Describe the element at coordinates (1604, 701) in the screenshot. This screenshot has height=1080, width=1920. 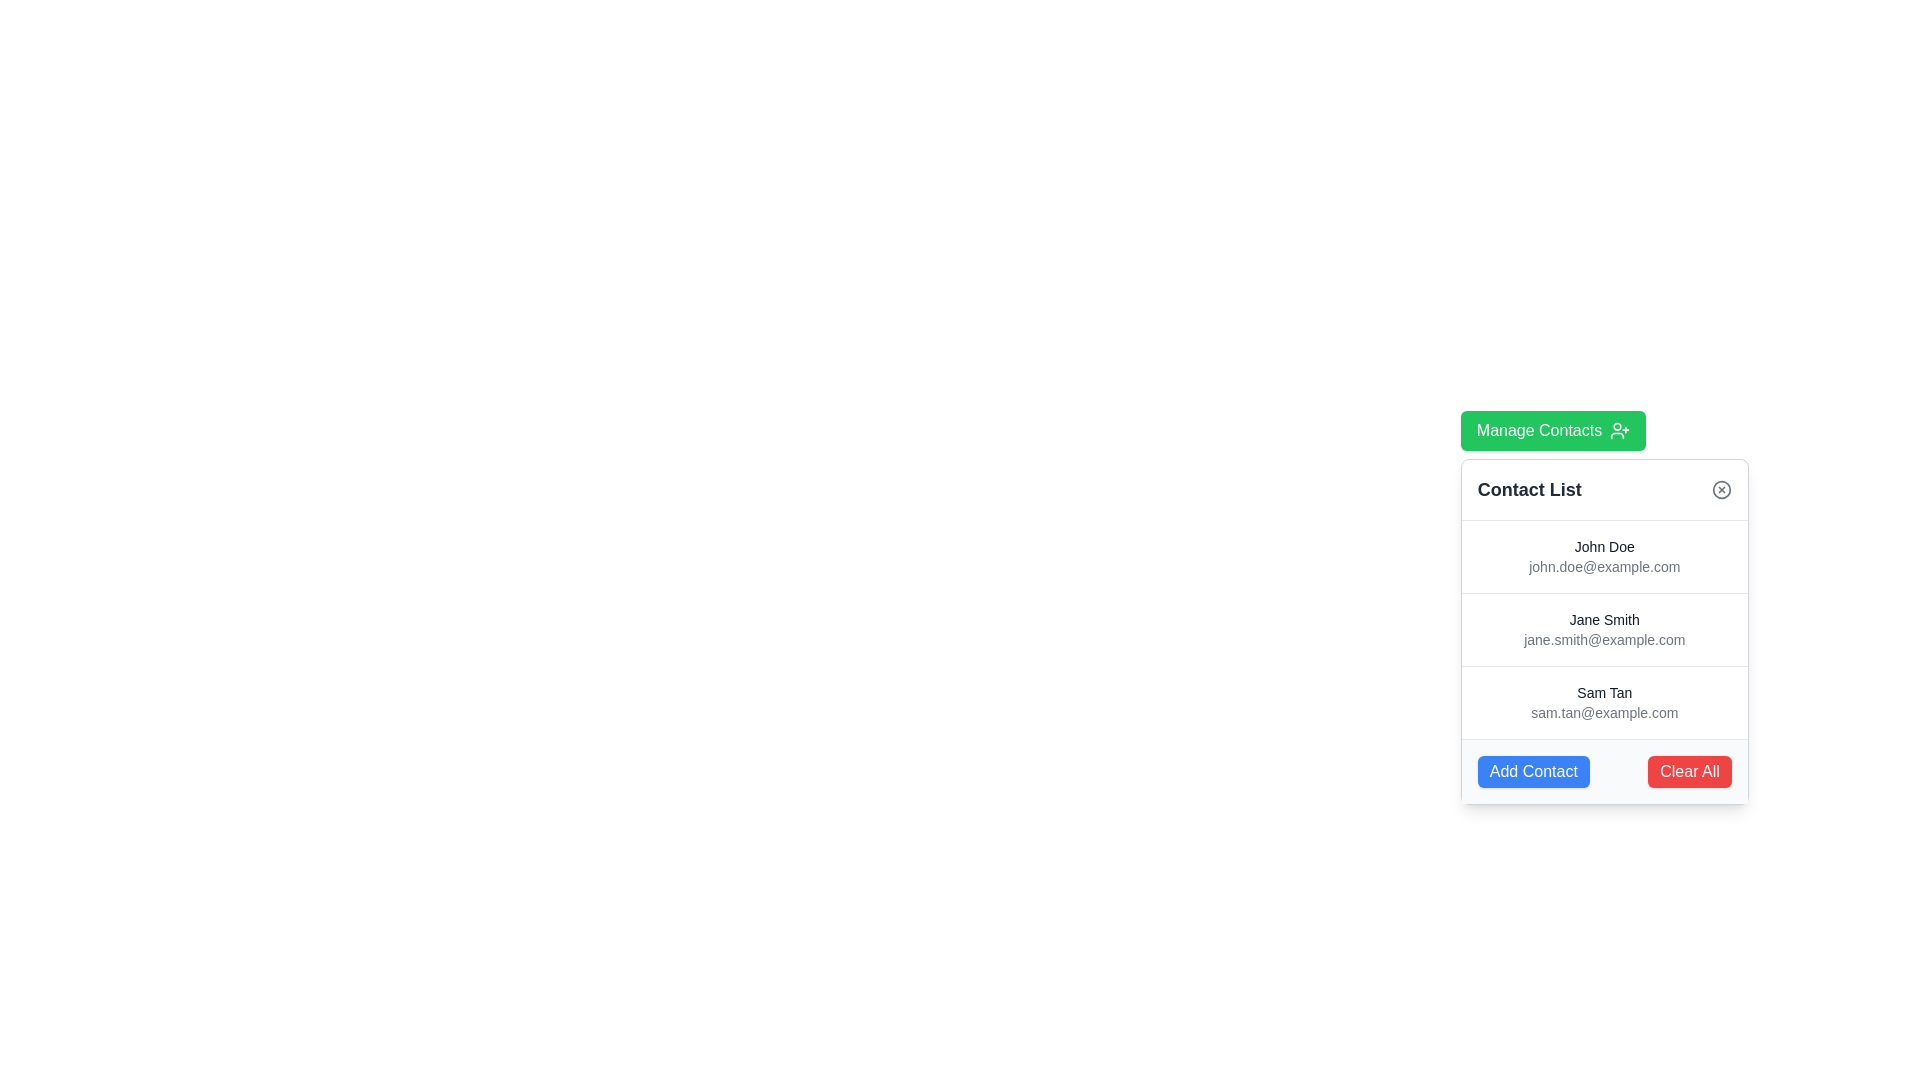
I see `the List Item displaying the name and email information for Sam Tan, which is the third item in the contact list below Jane Smith` at that location.